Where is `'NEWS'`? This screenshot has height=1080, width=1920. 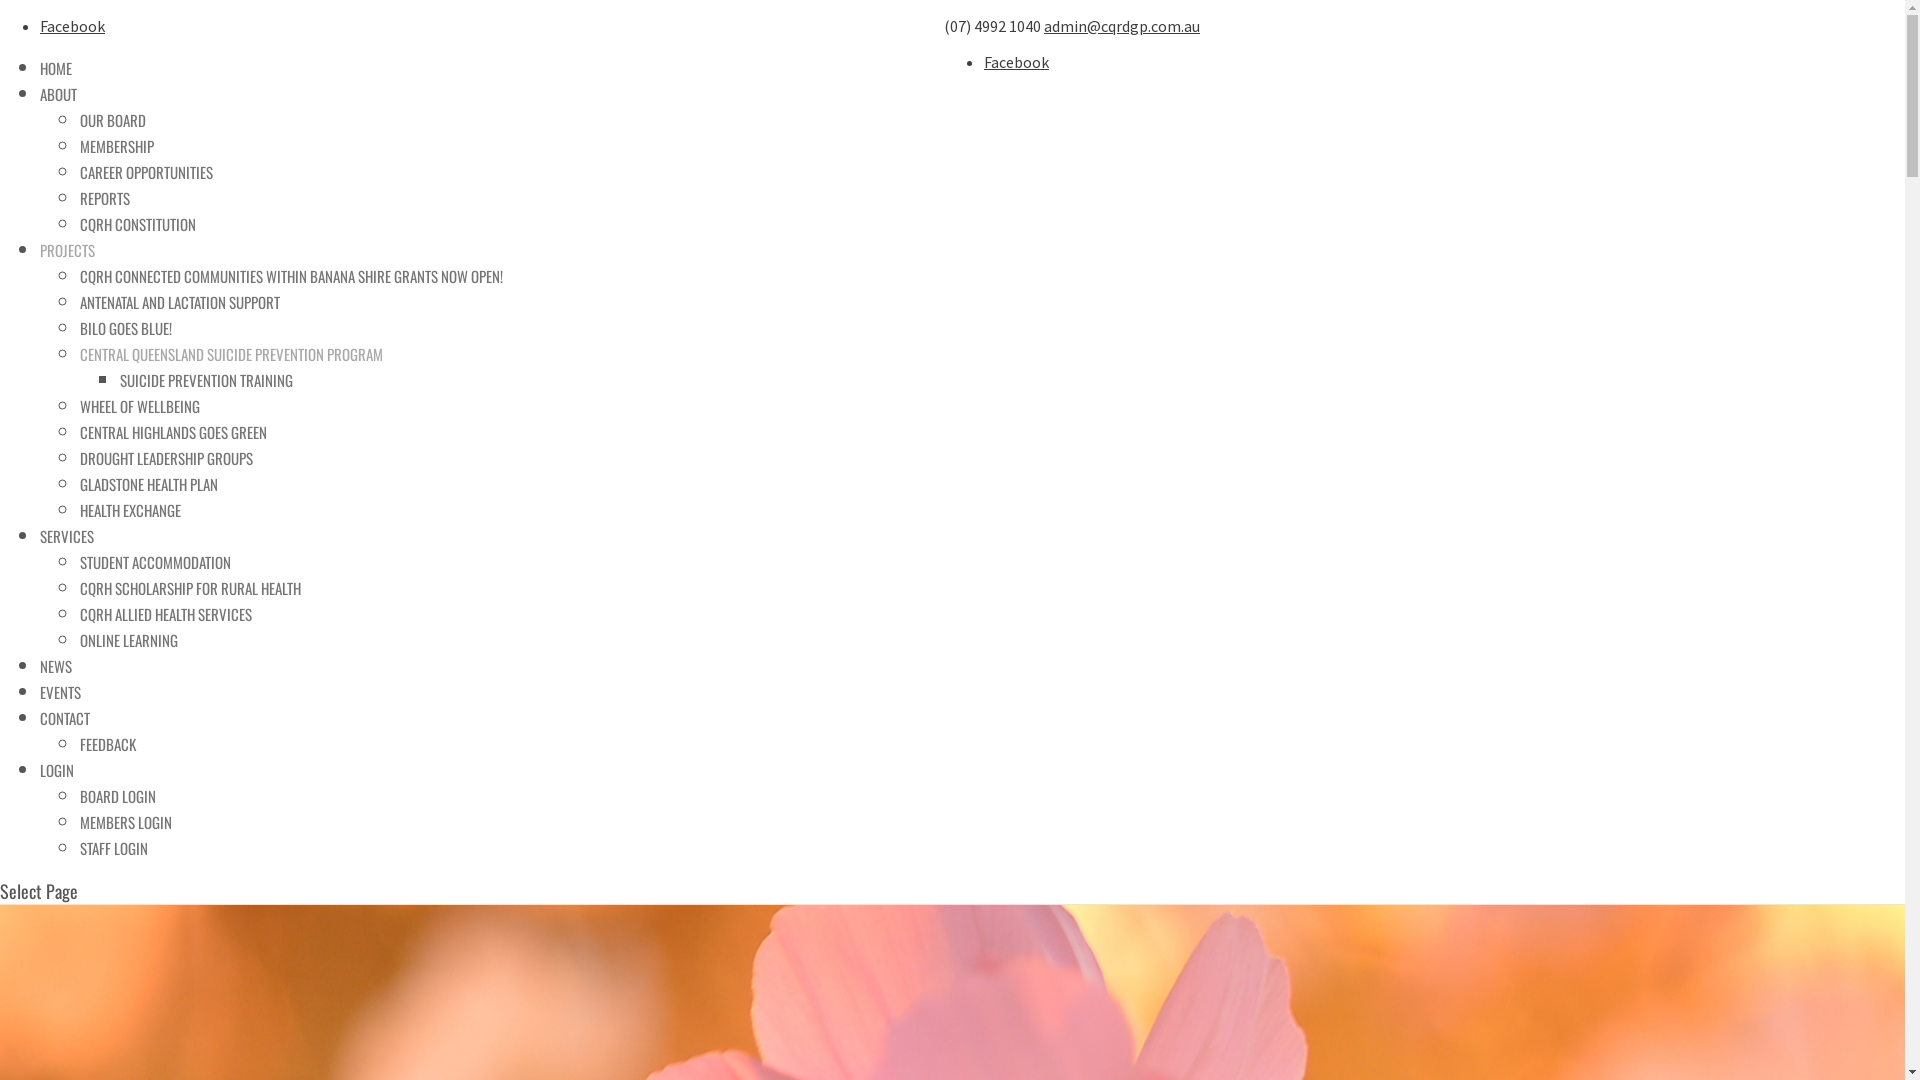 'NEWS' is located at coordinates (56, 666).